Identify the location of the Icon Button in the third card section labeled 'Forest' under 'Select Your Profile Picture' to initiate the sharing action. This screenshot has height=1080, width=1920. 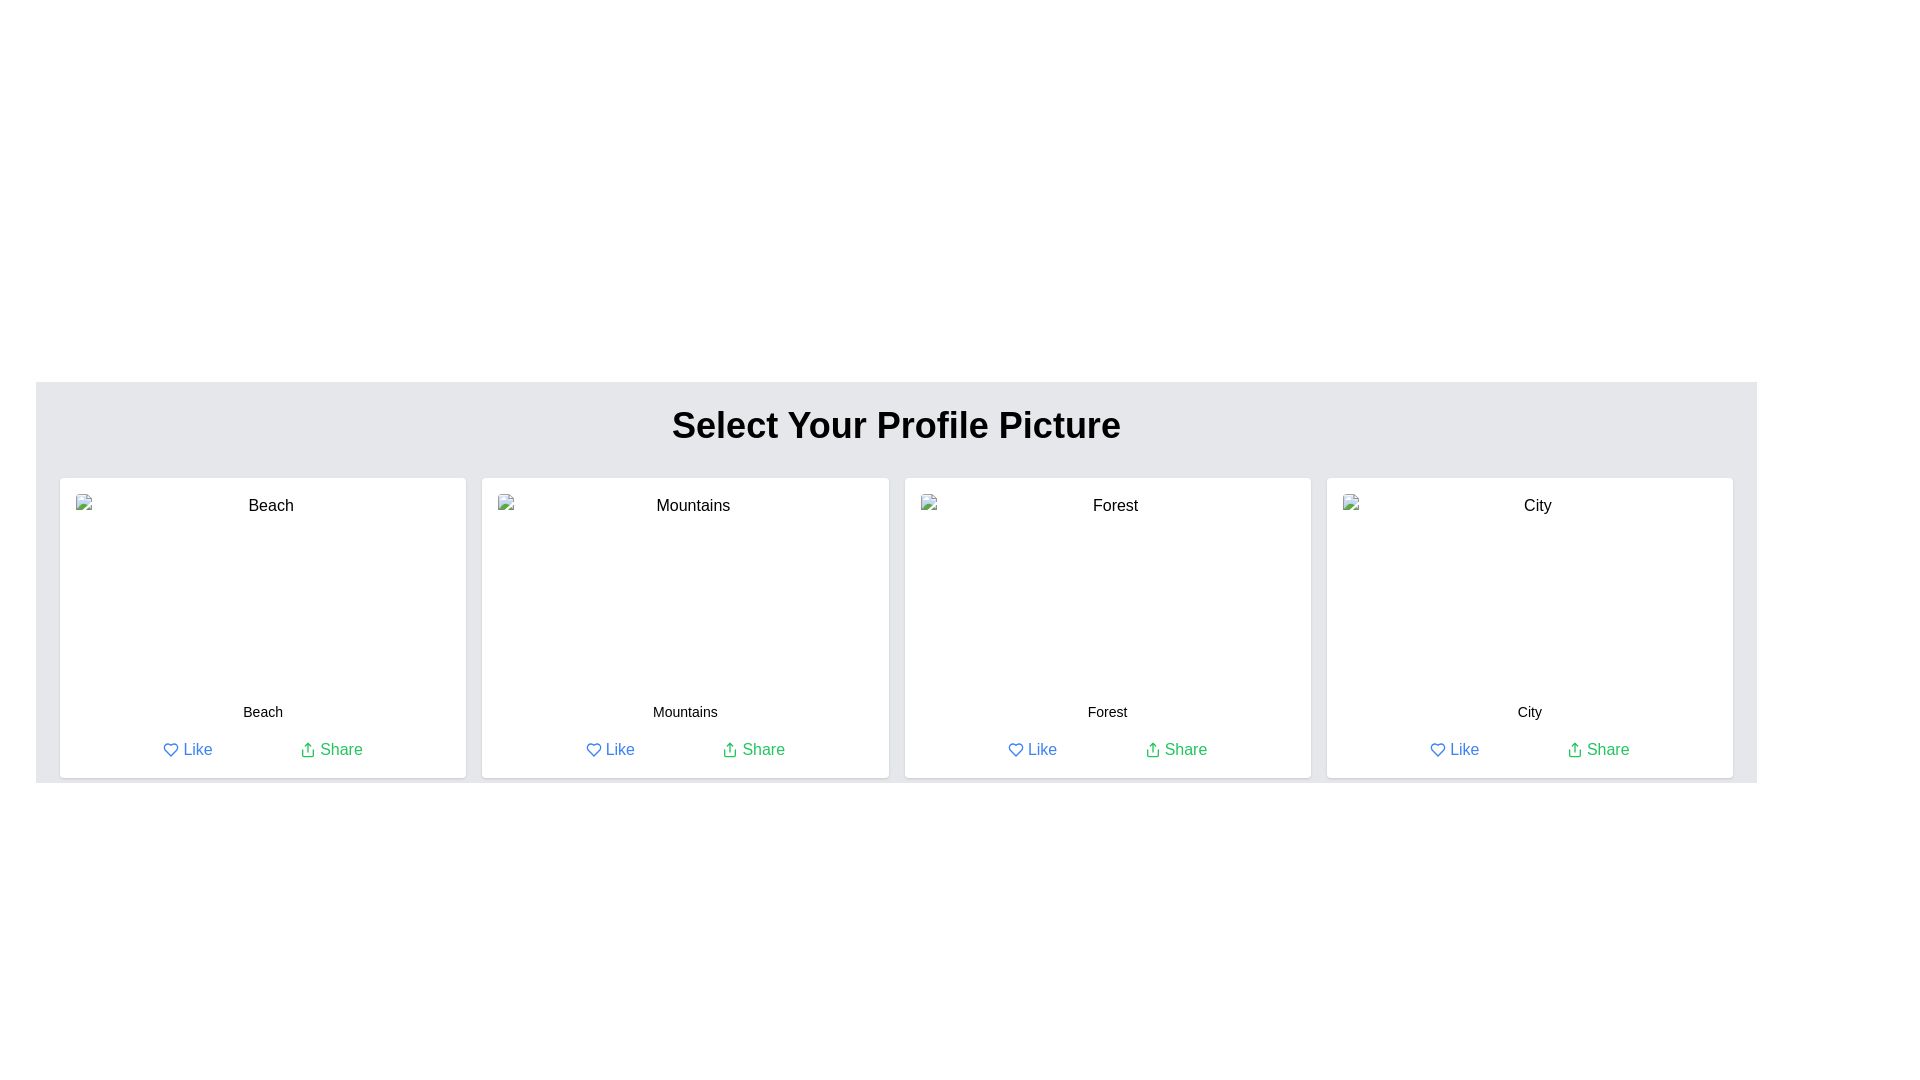
(1152, 749).